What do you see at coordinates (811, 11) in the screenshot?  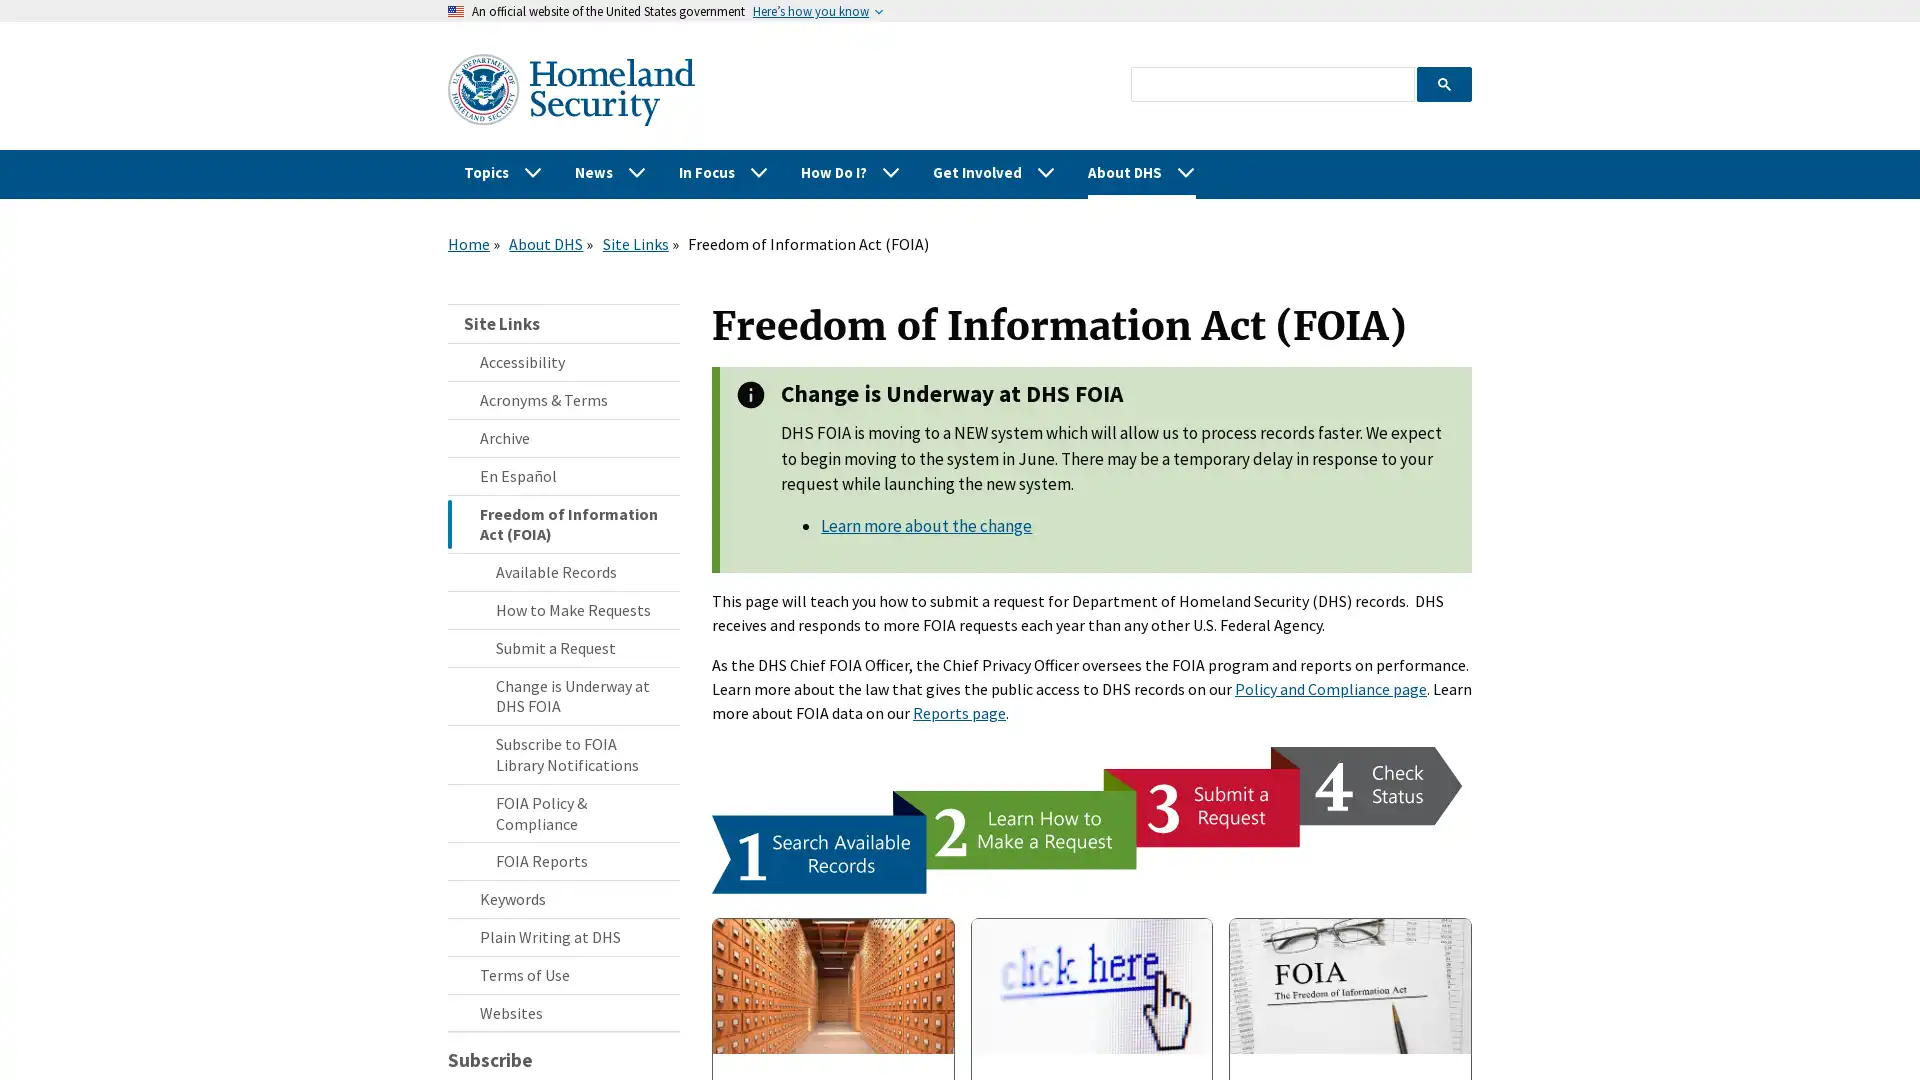 I see `Heres how you know` at bounding box center [811, 11].